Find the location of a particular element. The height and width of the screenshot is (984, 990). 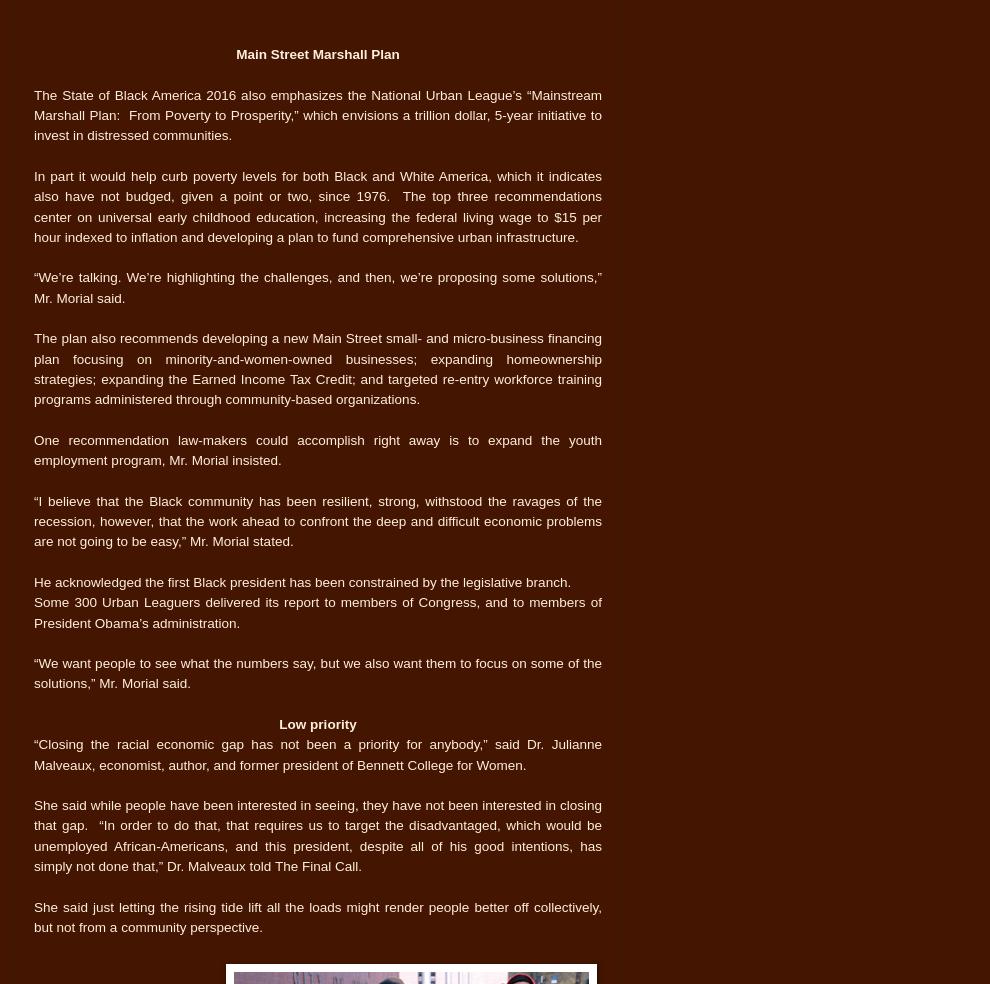

'Main Street Marshall Plan' is located at coordinates (235, 53).